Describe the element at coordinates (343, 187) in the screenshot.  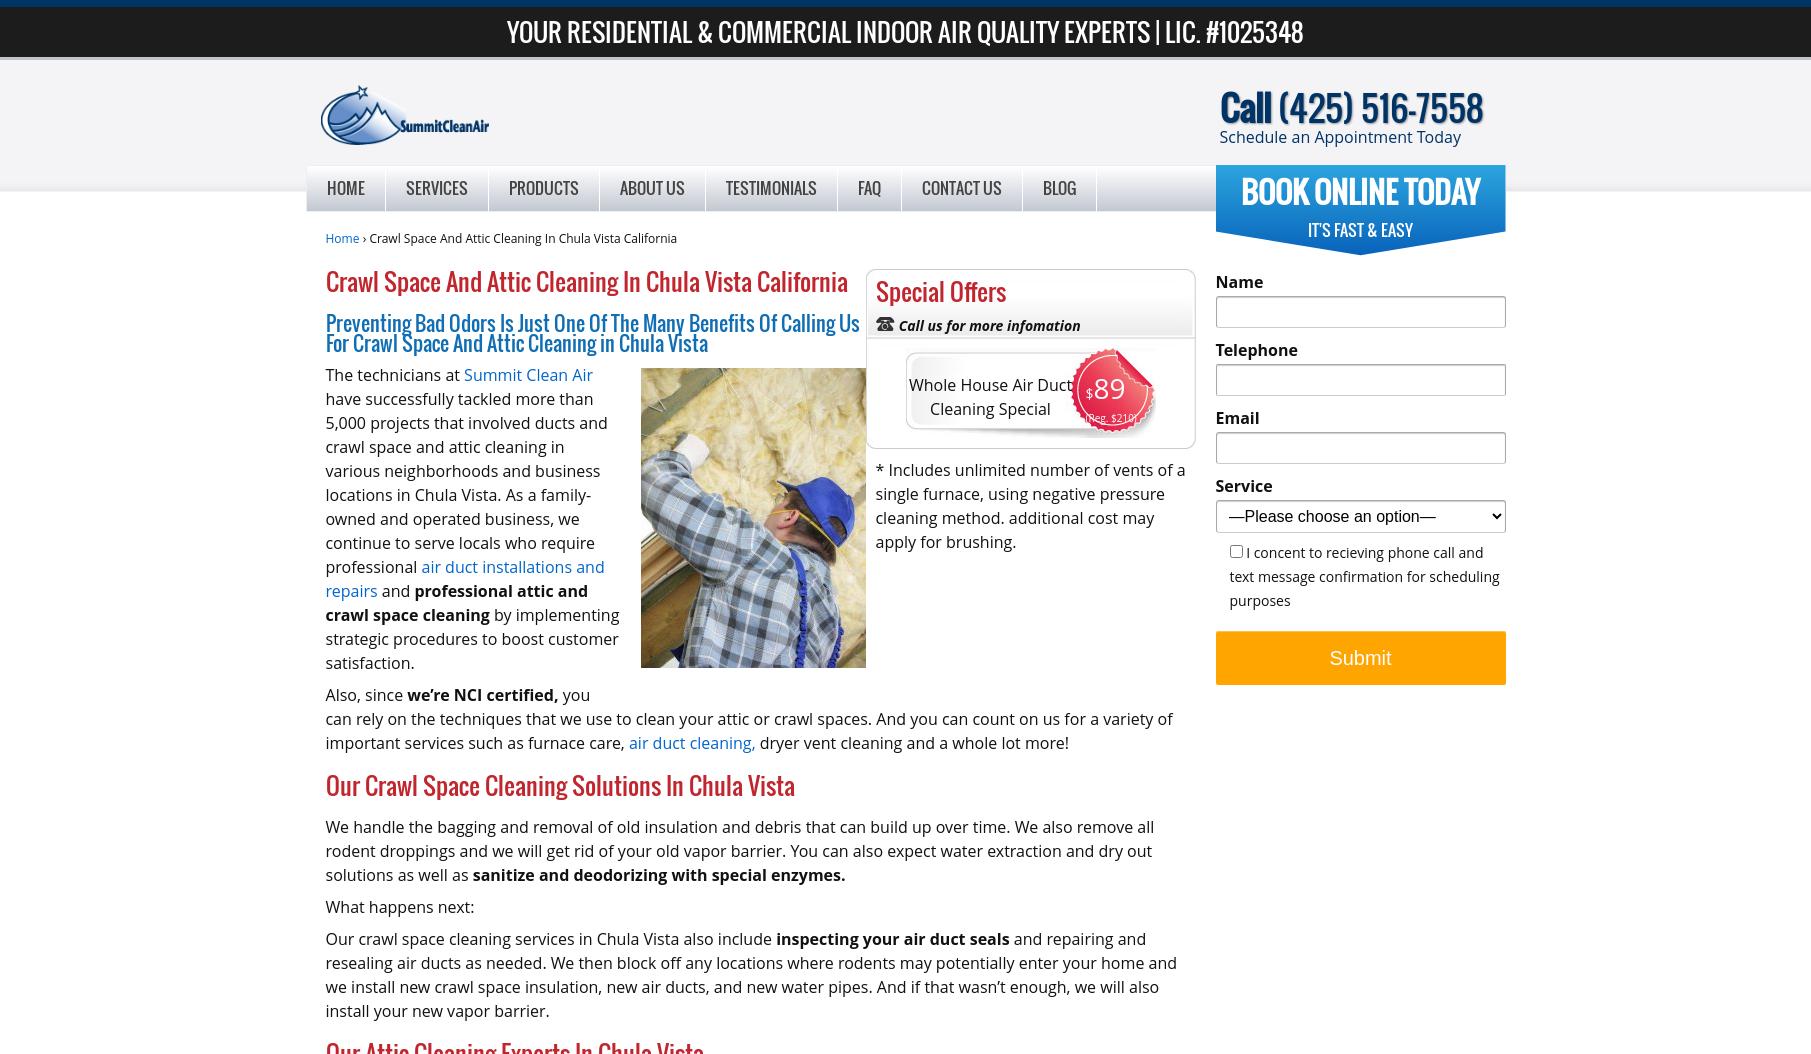
I see `'Home'` at that location.